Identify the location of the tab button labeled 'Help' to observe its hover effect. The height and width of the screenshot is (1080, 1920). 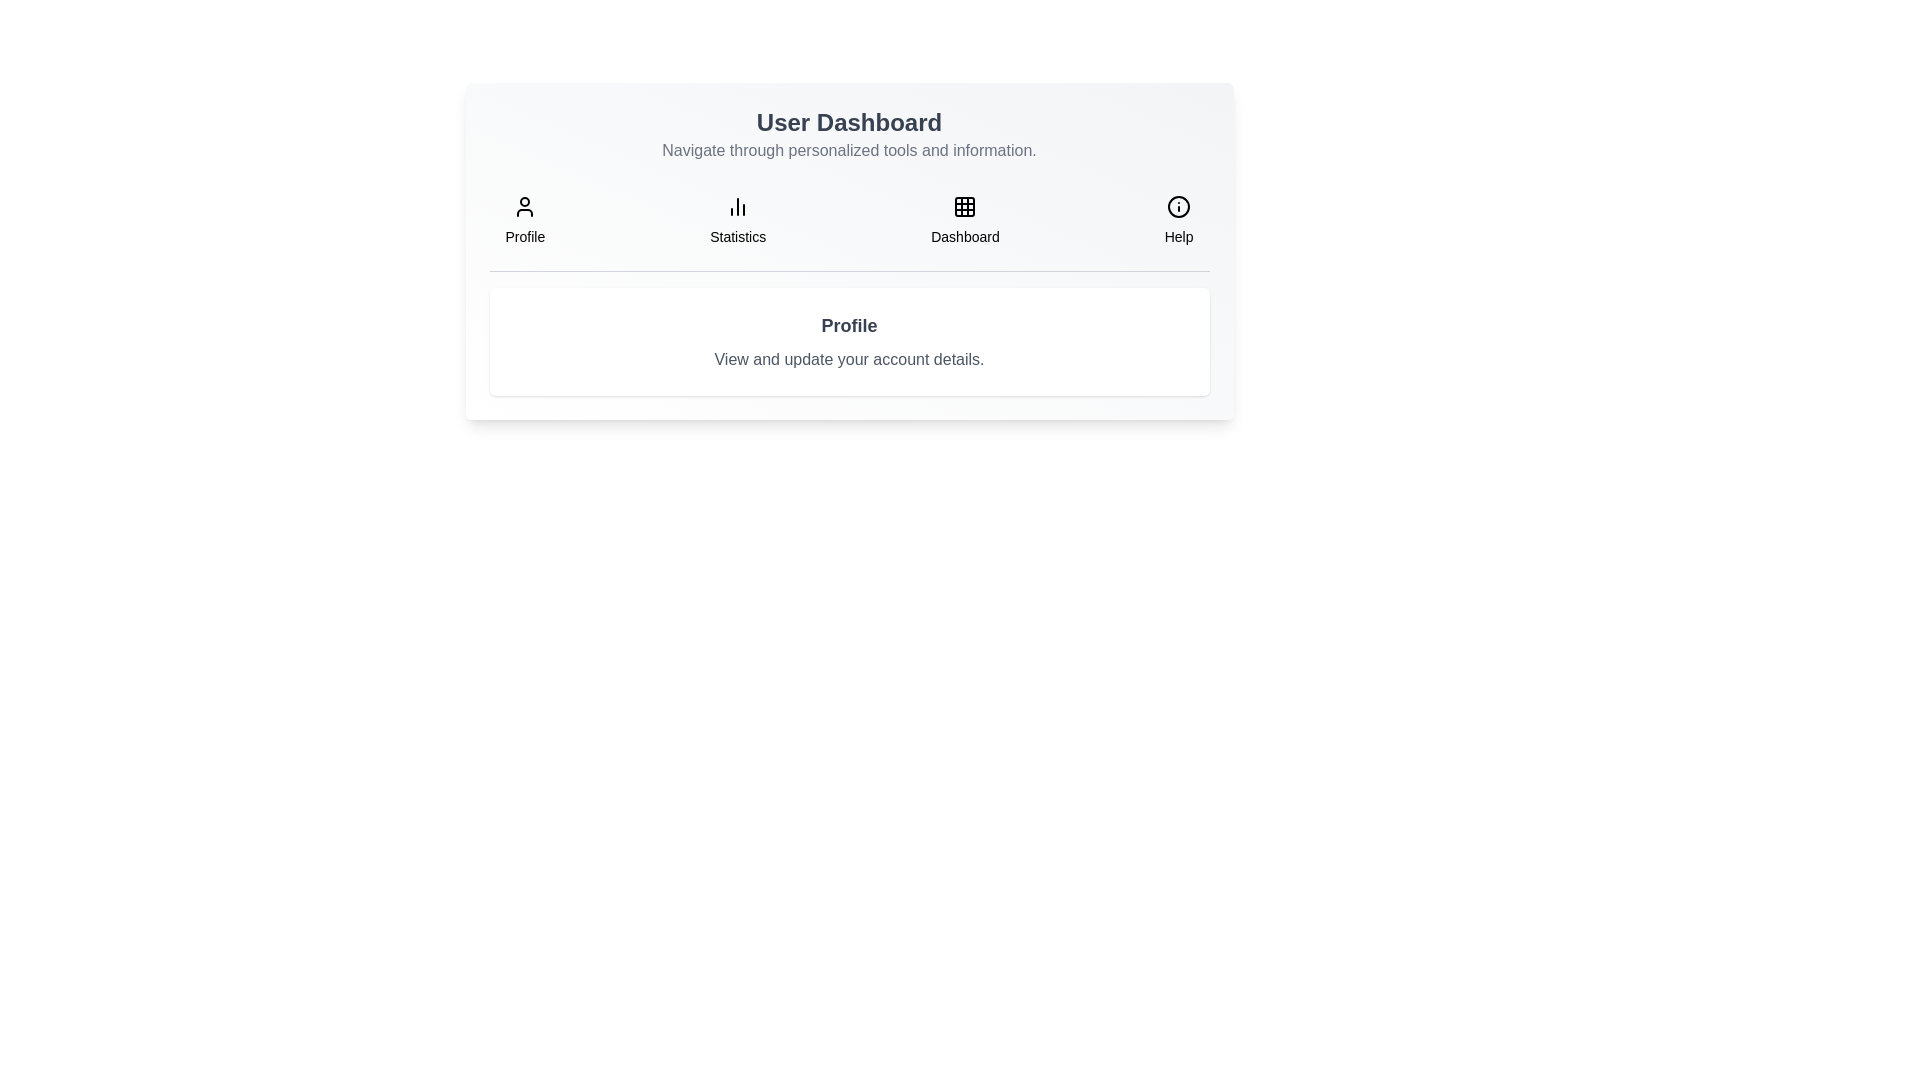
(1179, 220).